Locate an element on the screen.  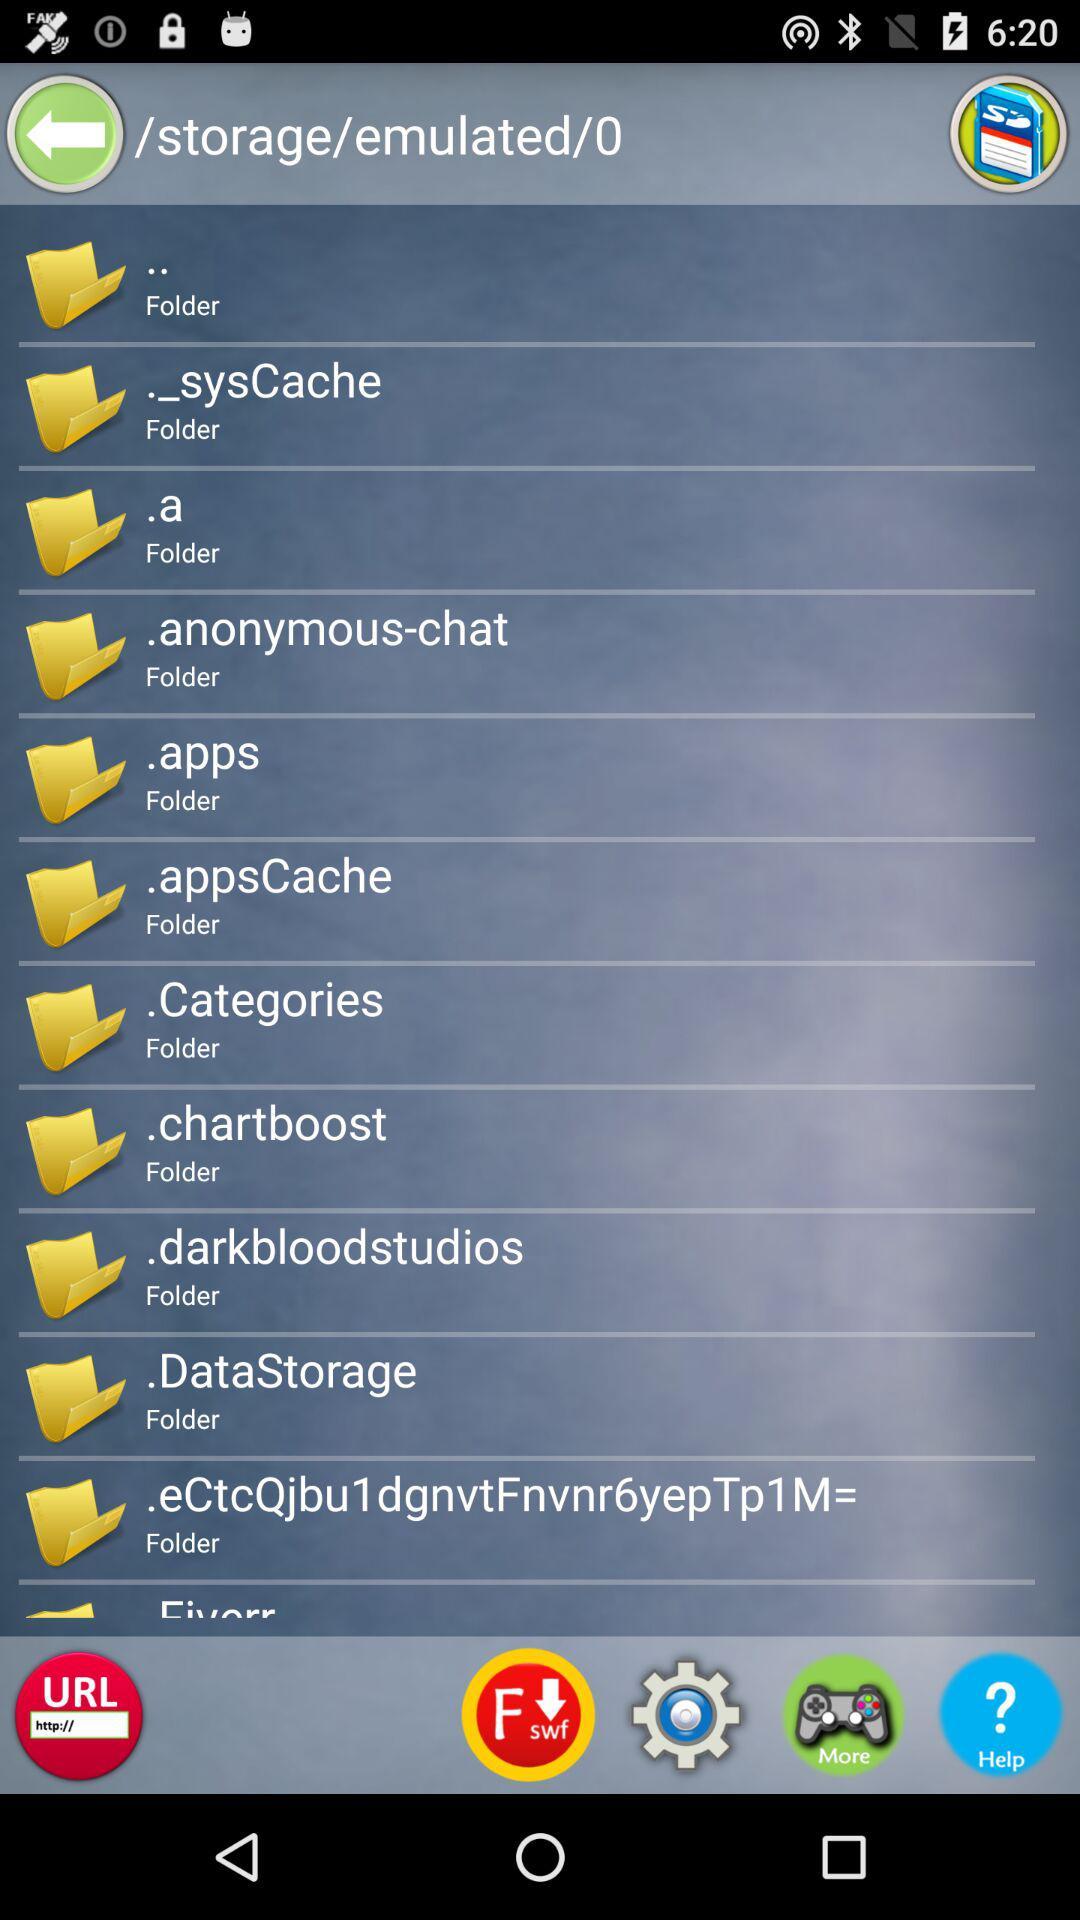
settings is located at coordinates (685, 1714).